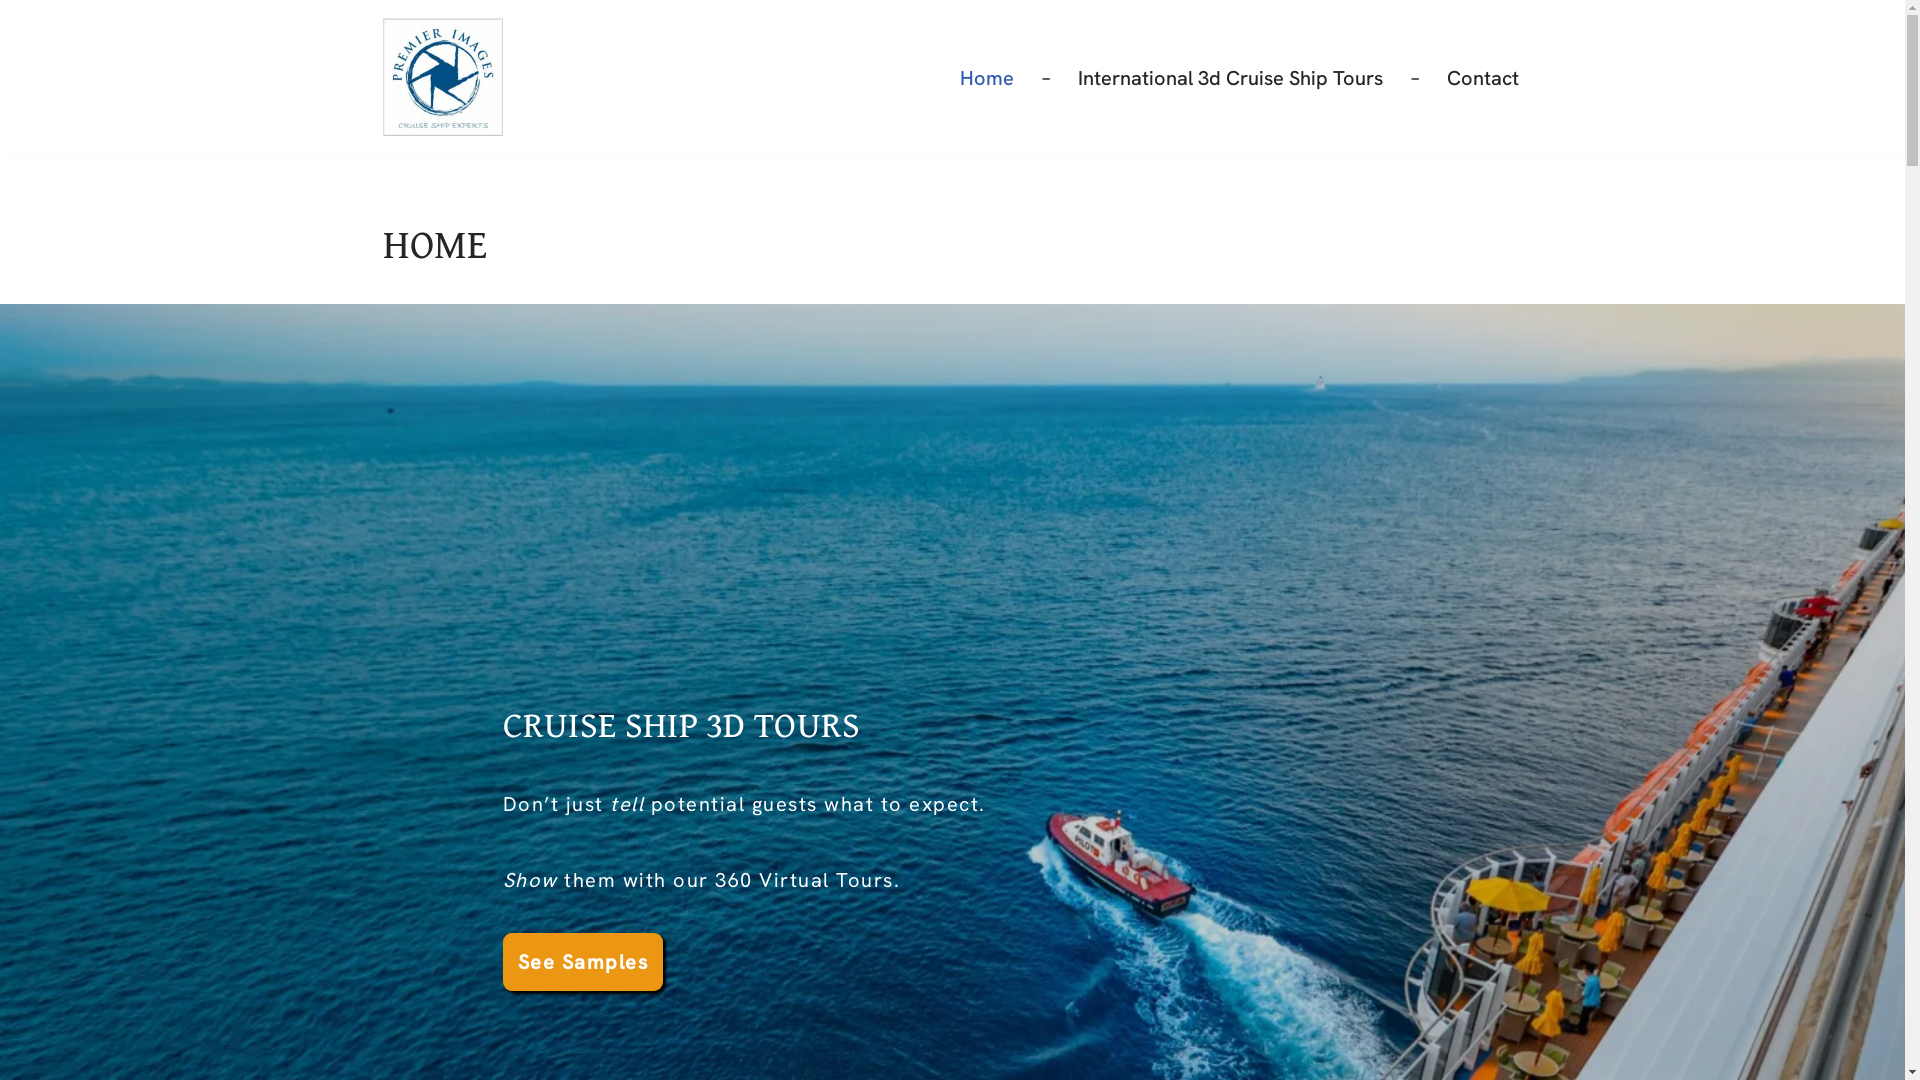 The height and width of the screenshot is (1080, 1920). What do you see at coordinates (1482, 76) in the screenshot?
I see `'Contact'` at bounding box center [1482, 76].